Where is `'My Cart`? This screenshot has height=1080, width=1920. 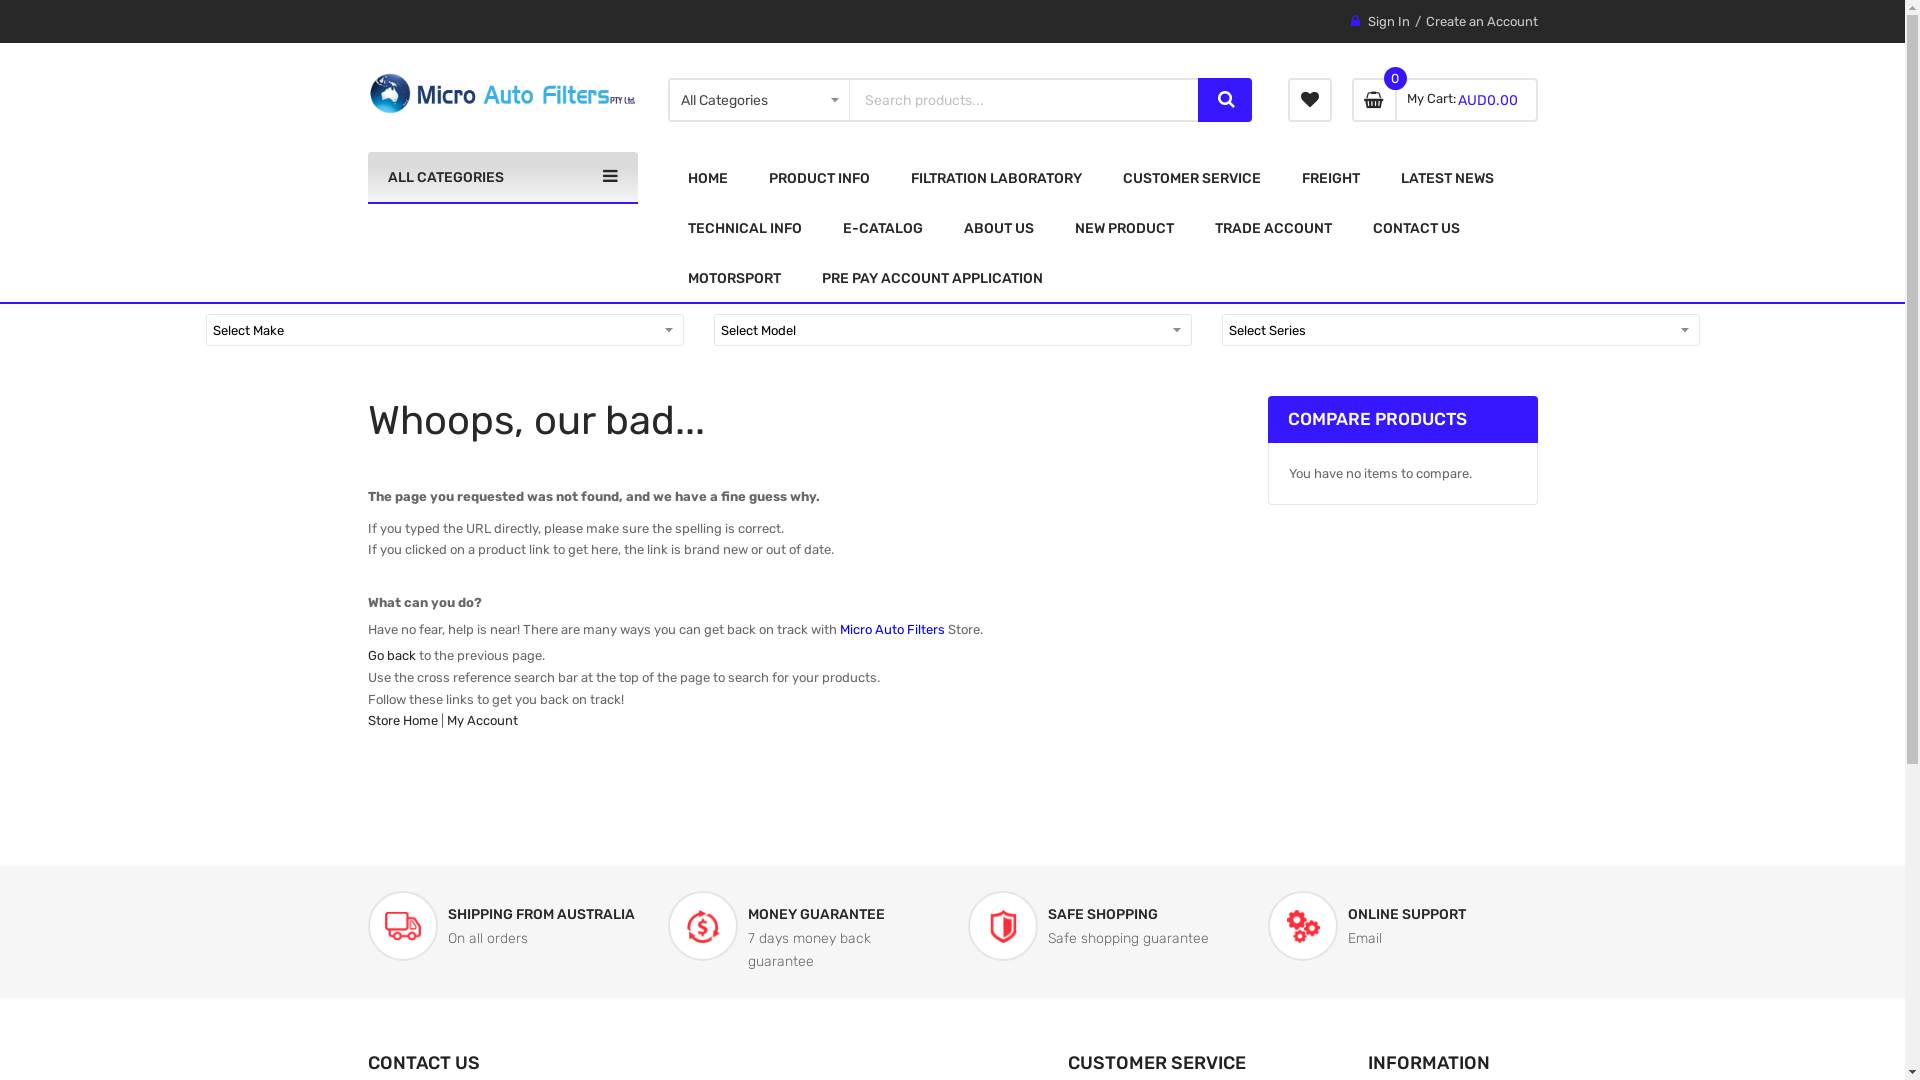
'My Cart is located at coordinates (1352, 100).